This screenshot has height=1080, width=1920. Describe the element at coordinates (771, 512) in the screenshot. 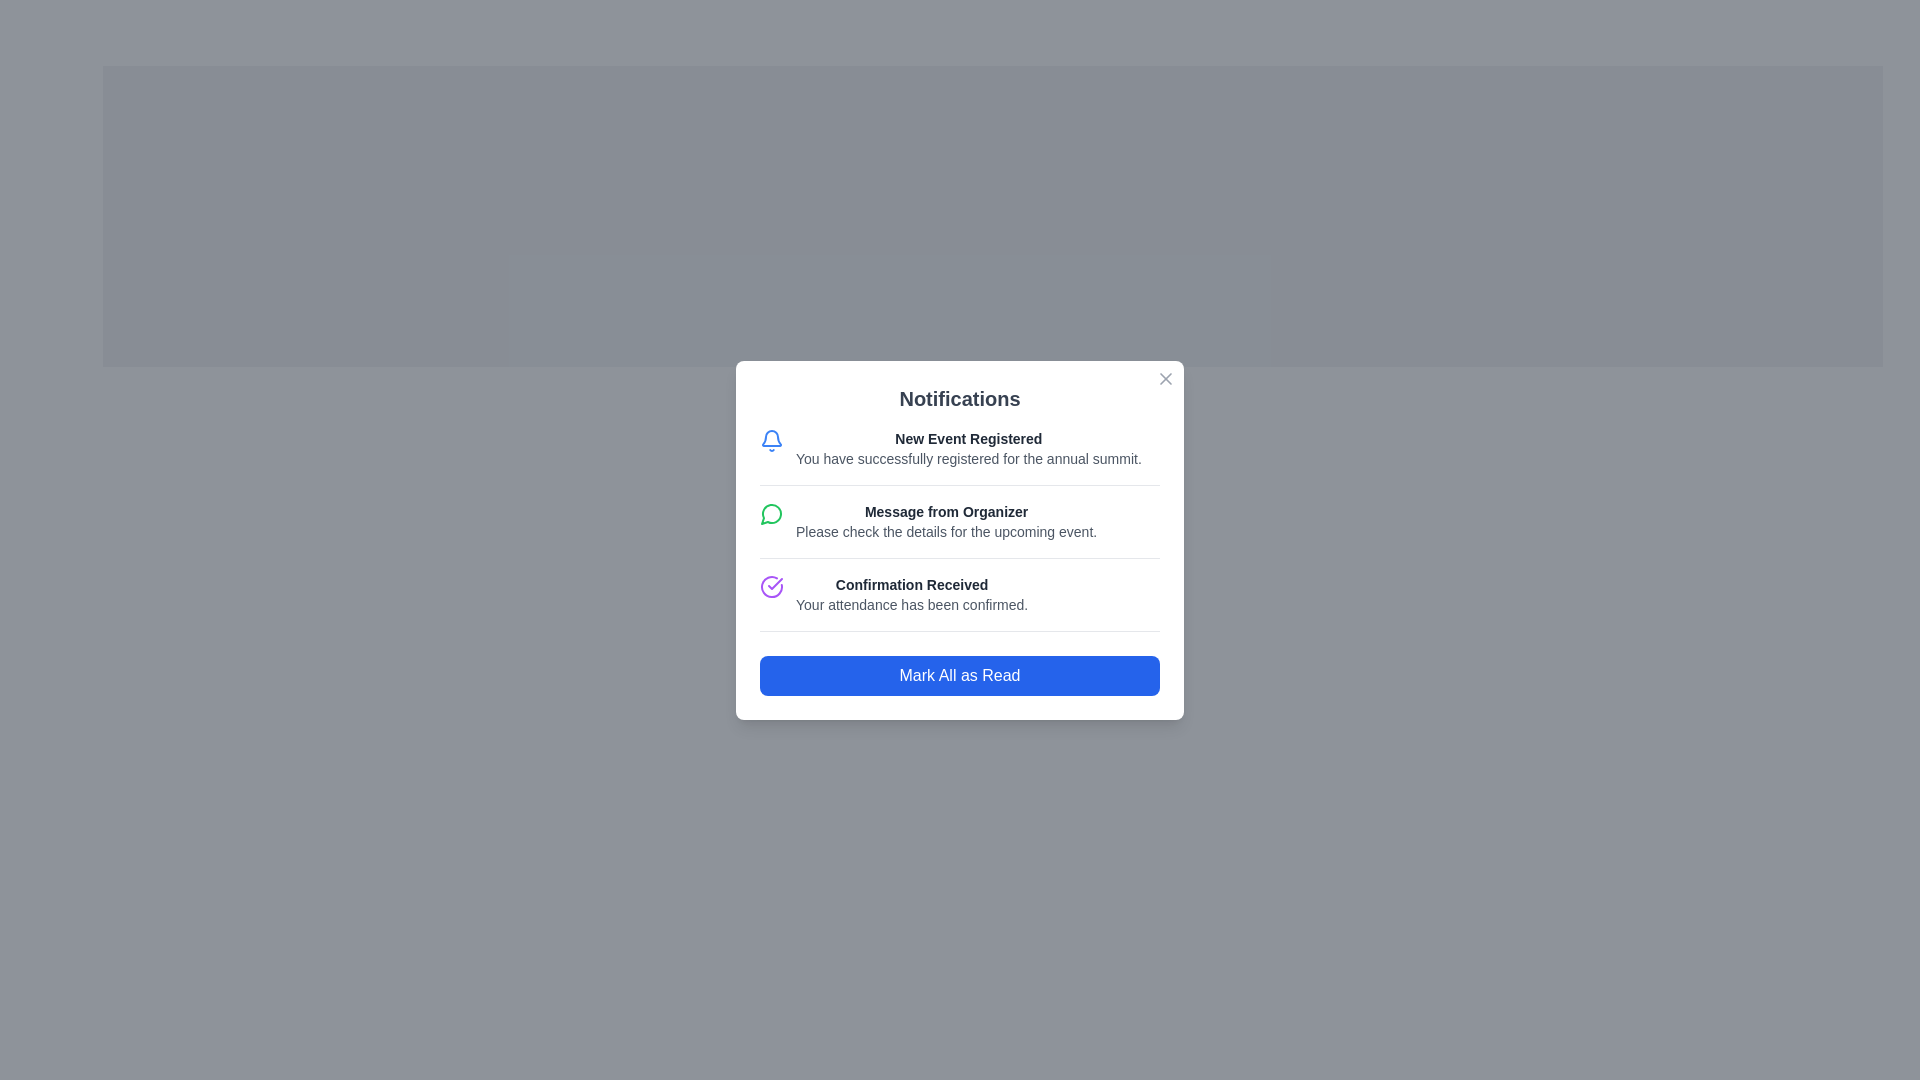

I see `the notification icon located to the left of the text 'Message from Organizer' in the notification section` at that location.